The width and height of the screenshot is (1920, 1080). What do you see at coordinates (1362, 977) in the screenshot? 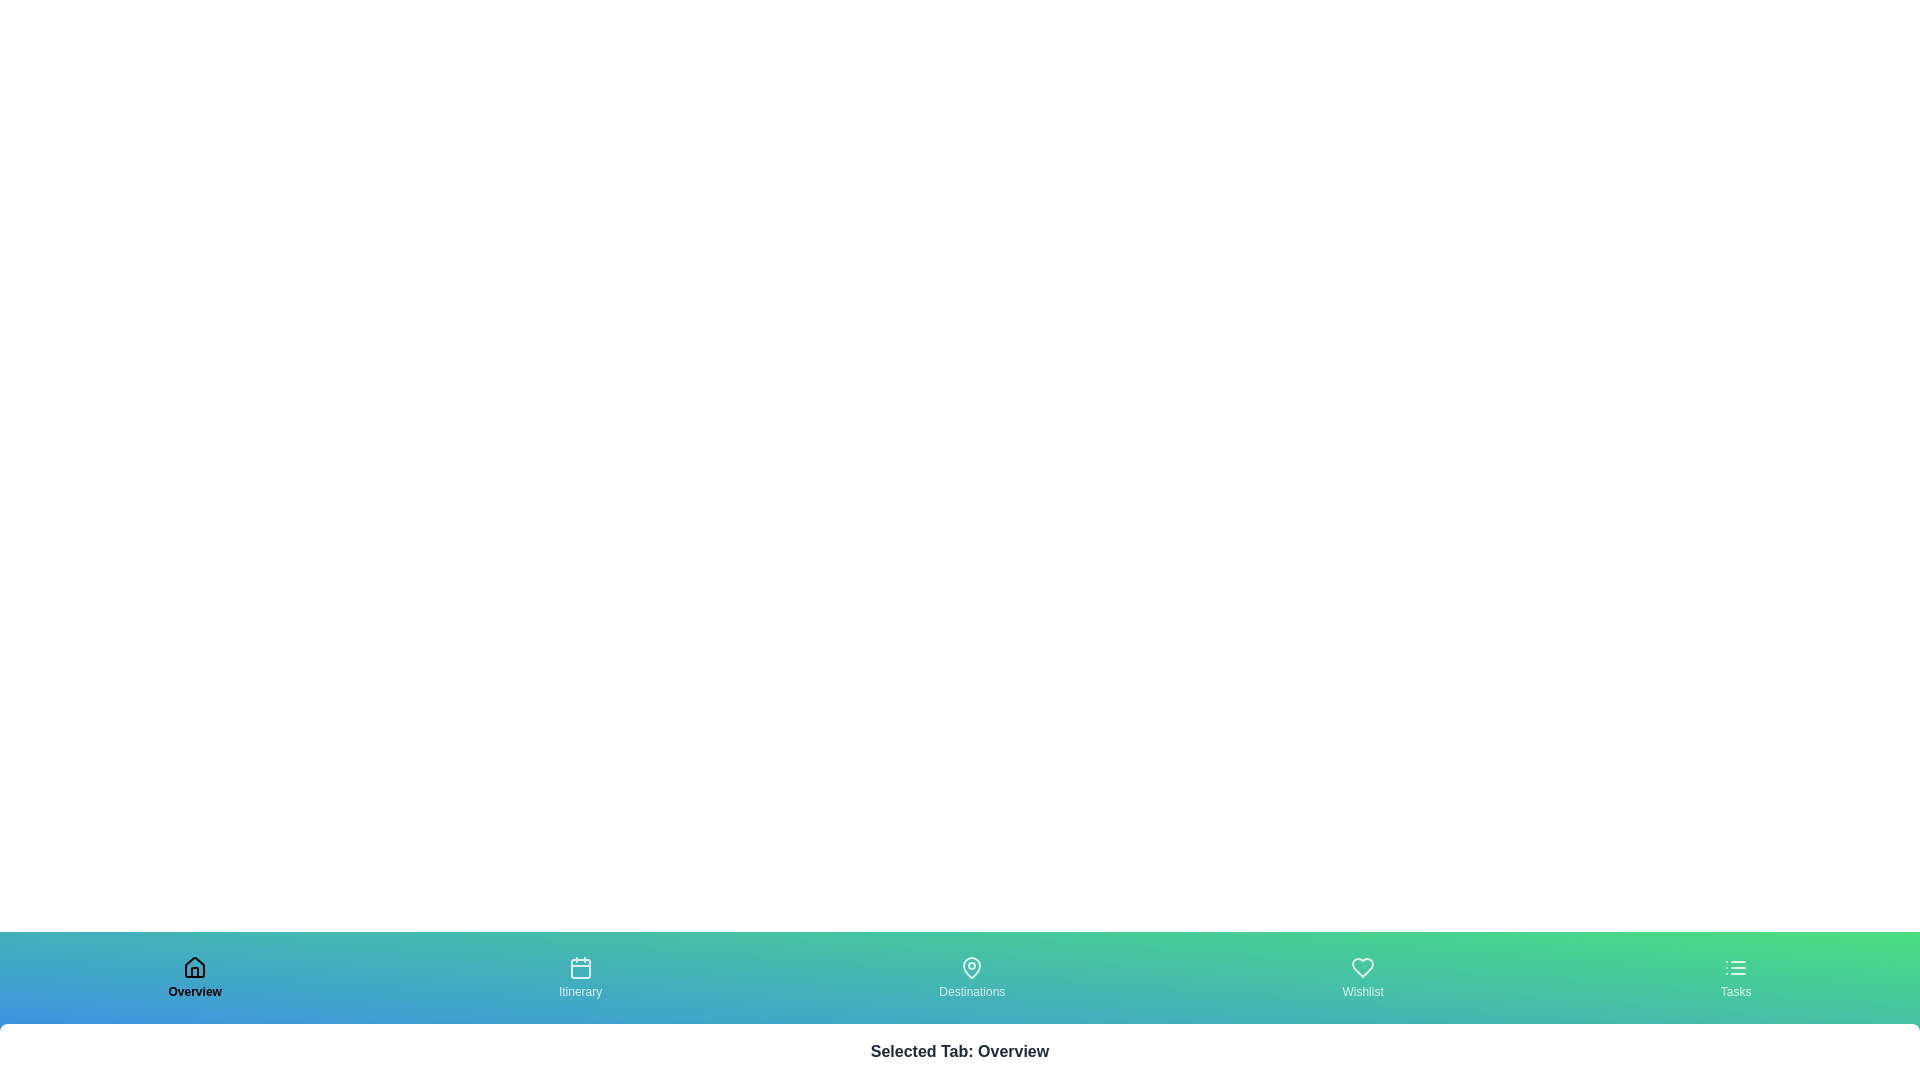
I see `the tab labeled Wishlist to observe its visual feedback` at bounding box center [1362, 977].